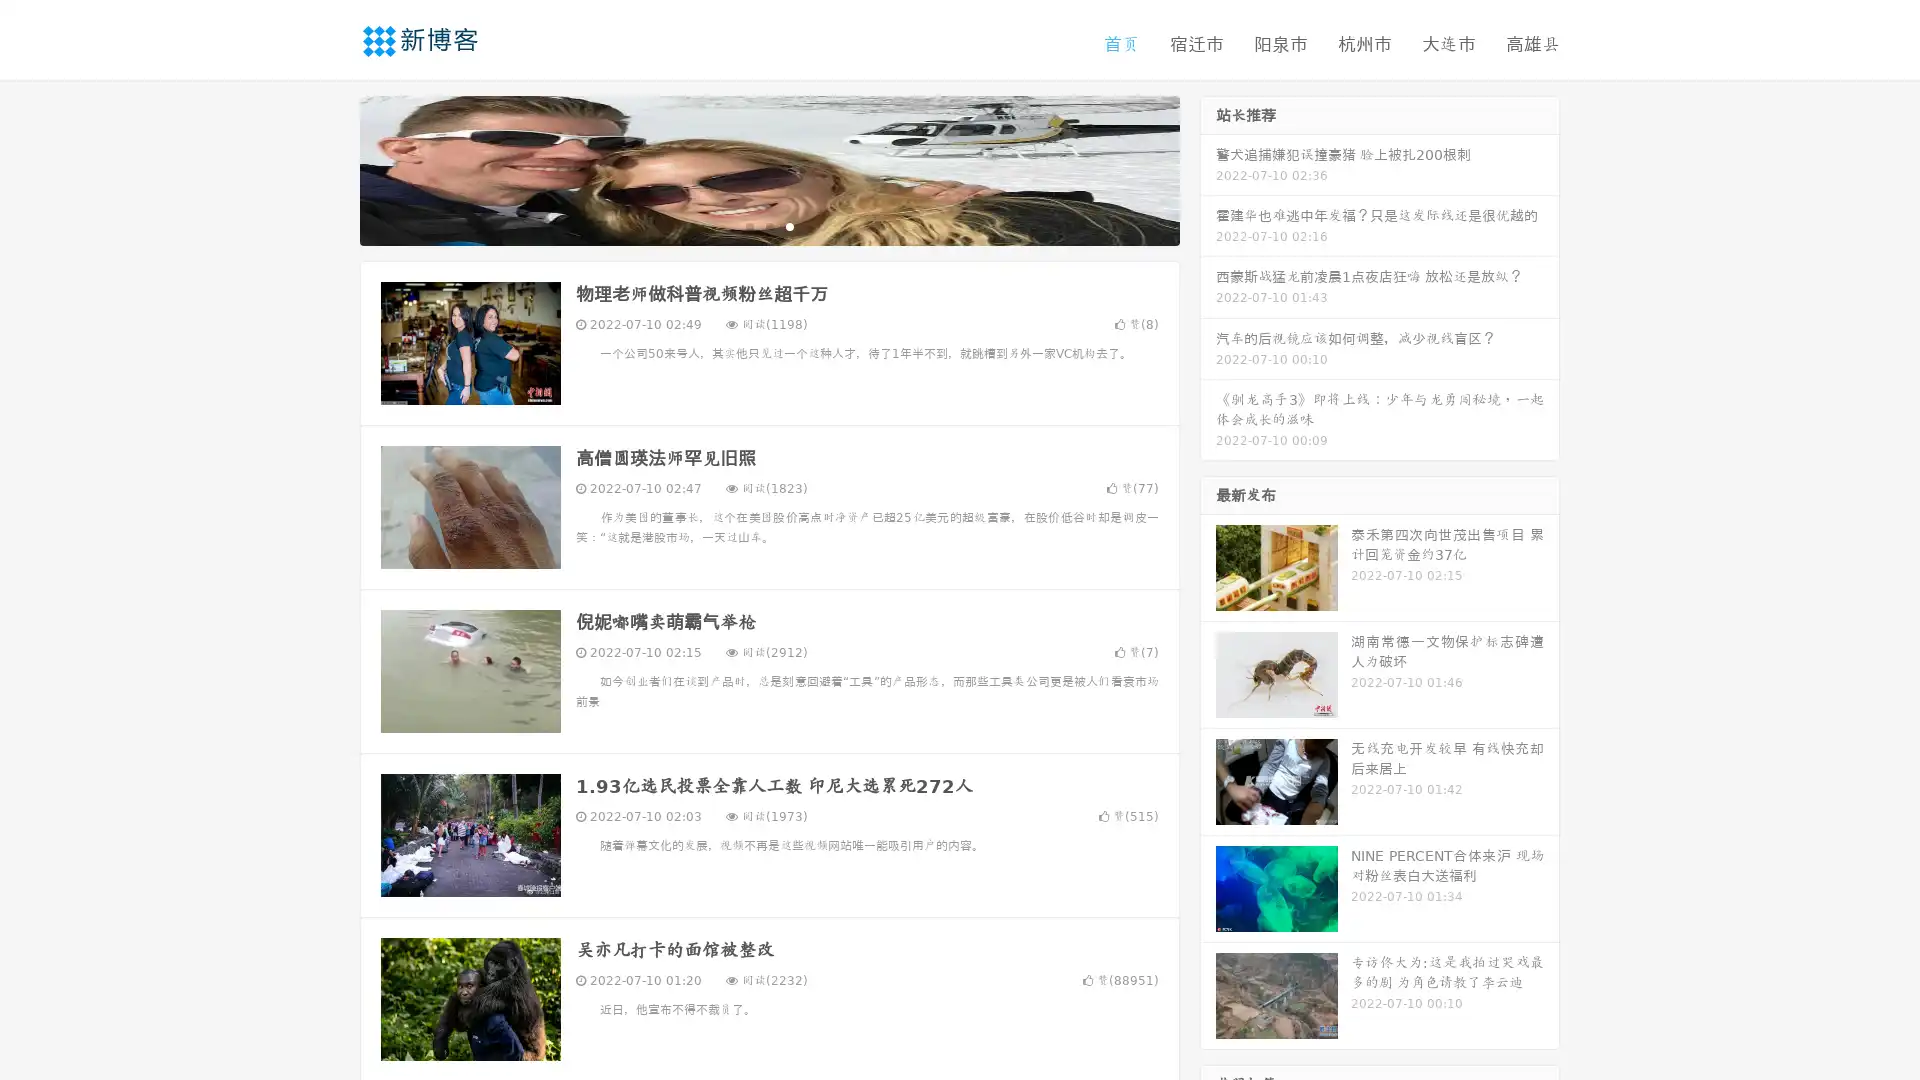 This screenshot has width=1920, height=1080. I want to click on Previous slide, so click(330, 168).